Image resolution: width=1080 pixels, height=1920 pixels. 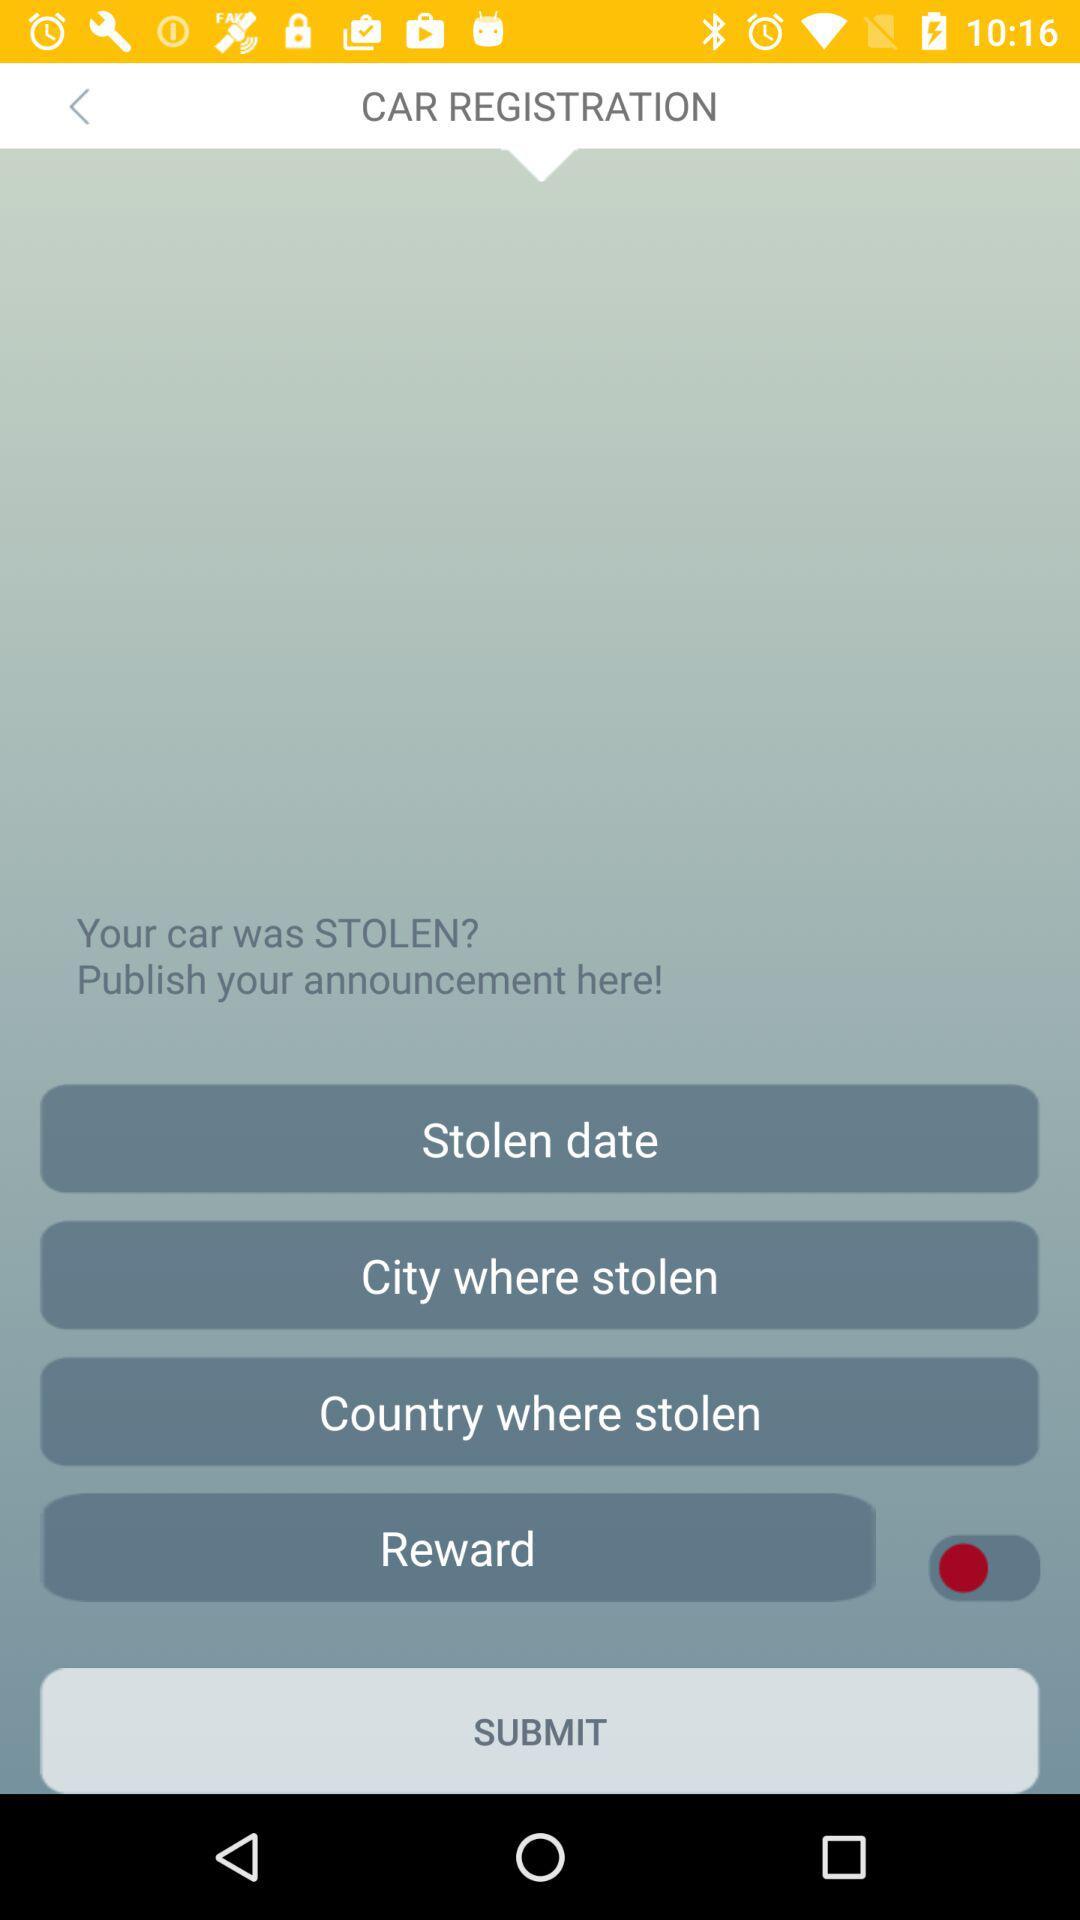 What do you see at coordinates (540, 1274) in the screenshot?
I see `city where stolen option` at bounding box center [540, 1274].